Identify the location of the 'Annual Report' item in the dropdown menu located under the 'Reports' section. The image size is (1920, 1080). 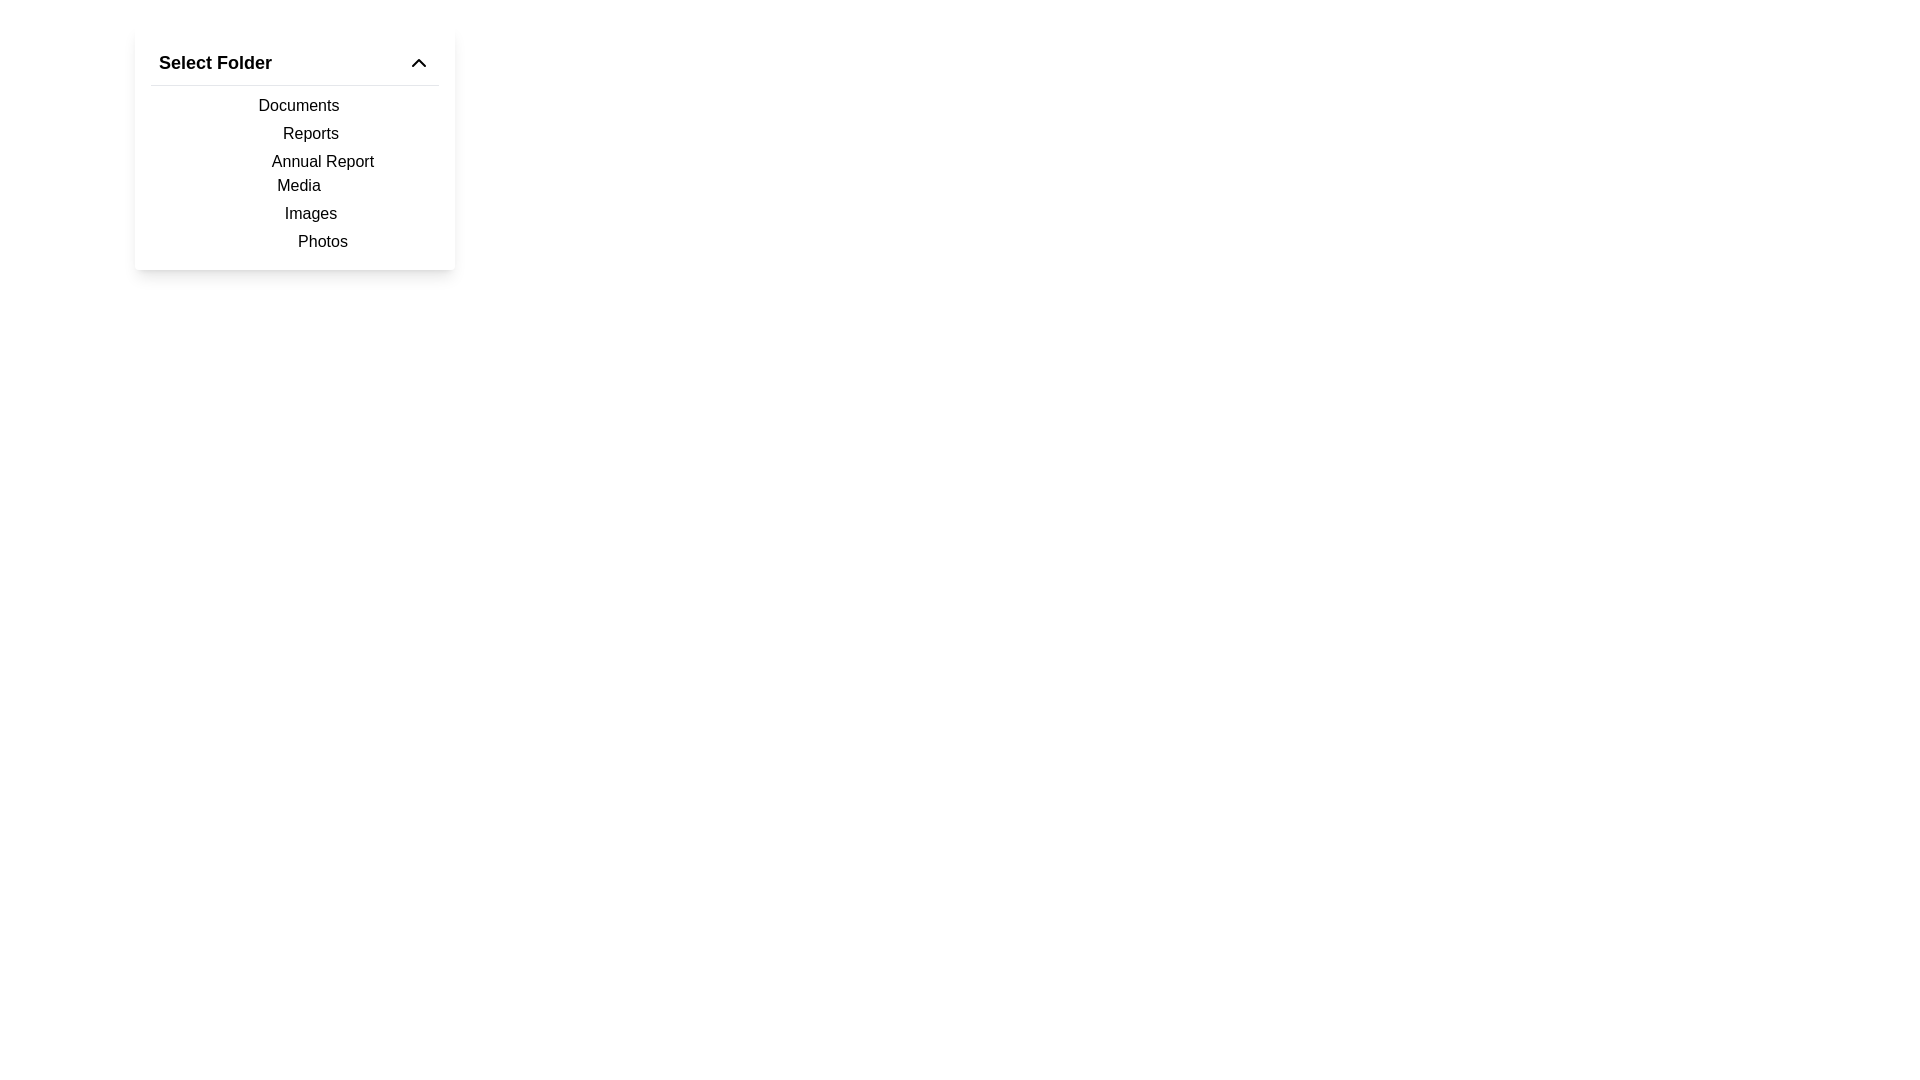
(322, 161).